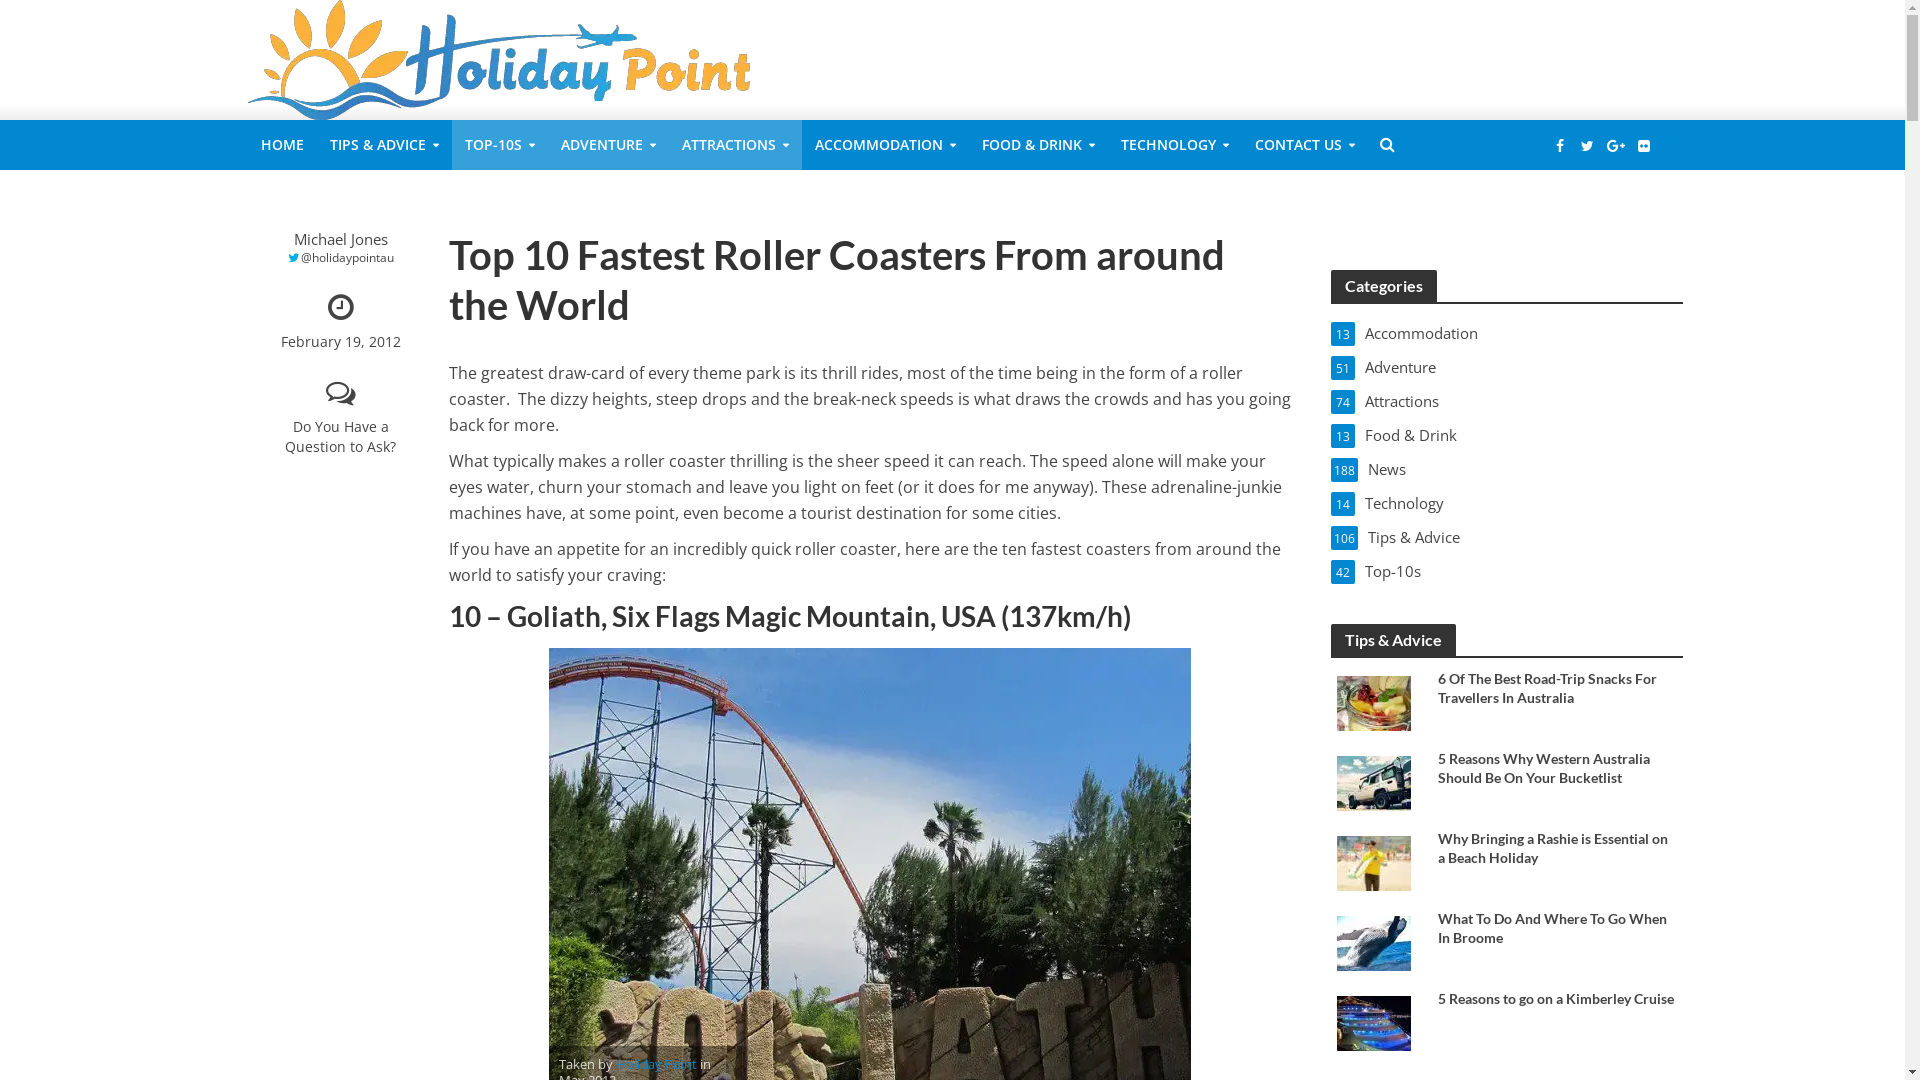  What do you see at coordinates (1507, 331) in the screenshot?
I see `'Accommodation` at bounding box center [1507, 331].